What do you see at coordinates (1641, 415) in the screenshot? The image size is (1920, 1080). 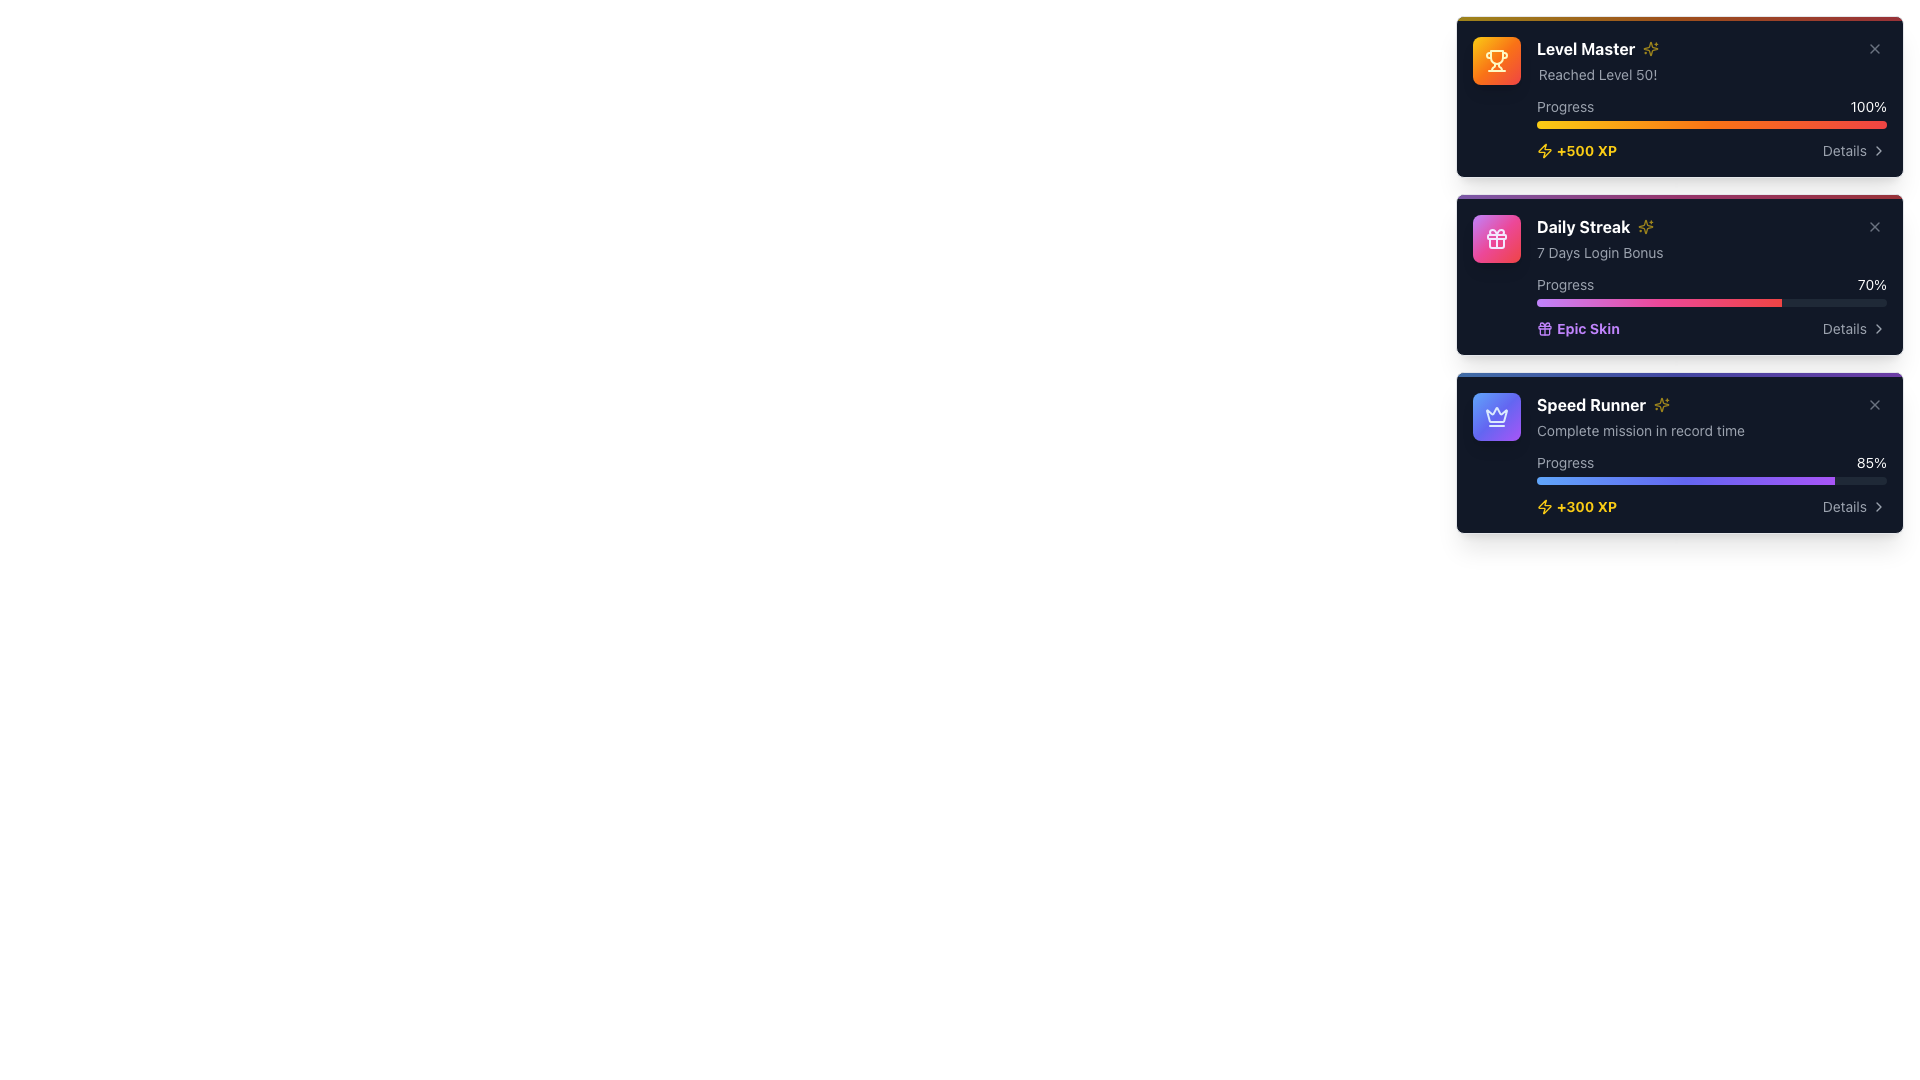 I see `the text block titled 'Speed Runner' which features a yellow sparkling icon and a subtitle 'Complete mission in record time', located at the bottom of a vertical stack of similar components` at bounding box center [1641, 415].